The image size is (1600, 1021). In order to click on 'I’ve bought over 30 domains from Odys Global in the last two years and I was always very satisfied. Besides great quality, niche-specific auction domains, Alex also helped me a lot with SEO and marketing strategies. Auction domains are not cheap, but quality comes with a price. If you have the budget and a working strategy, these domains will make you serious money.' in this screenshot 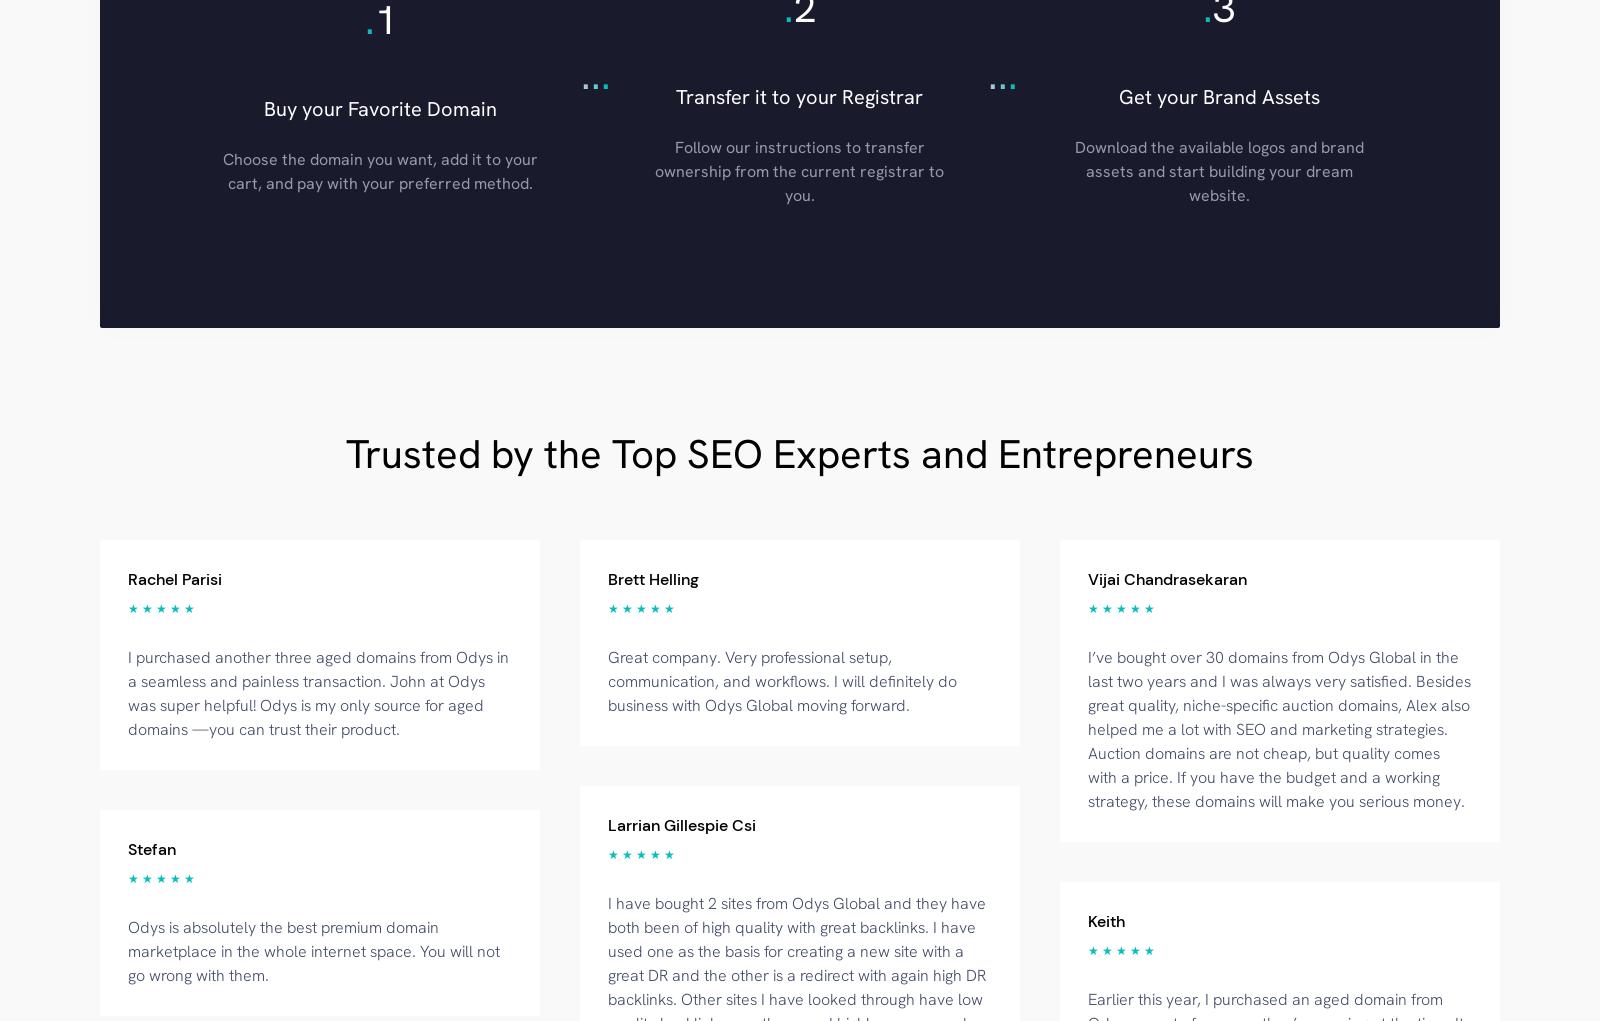, I will do `click(1278, 727)`.